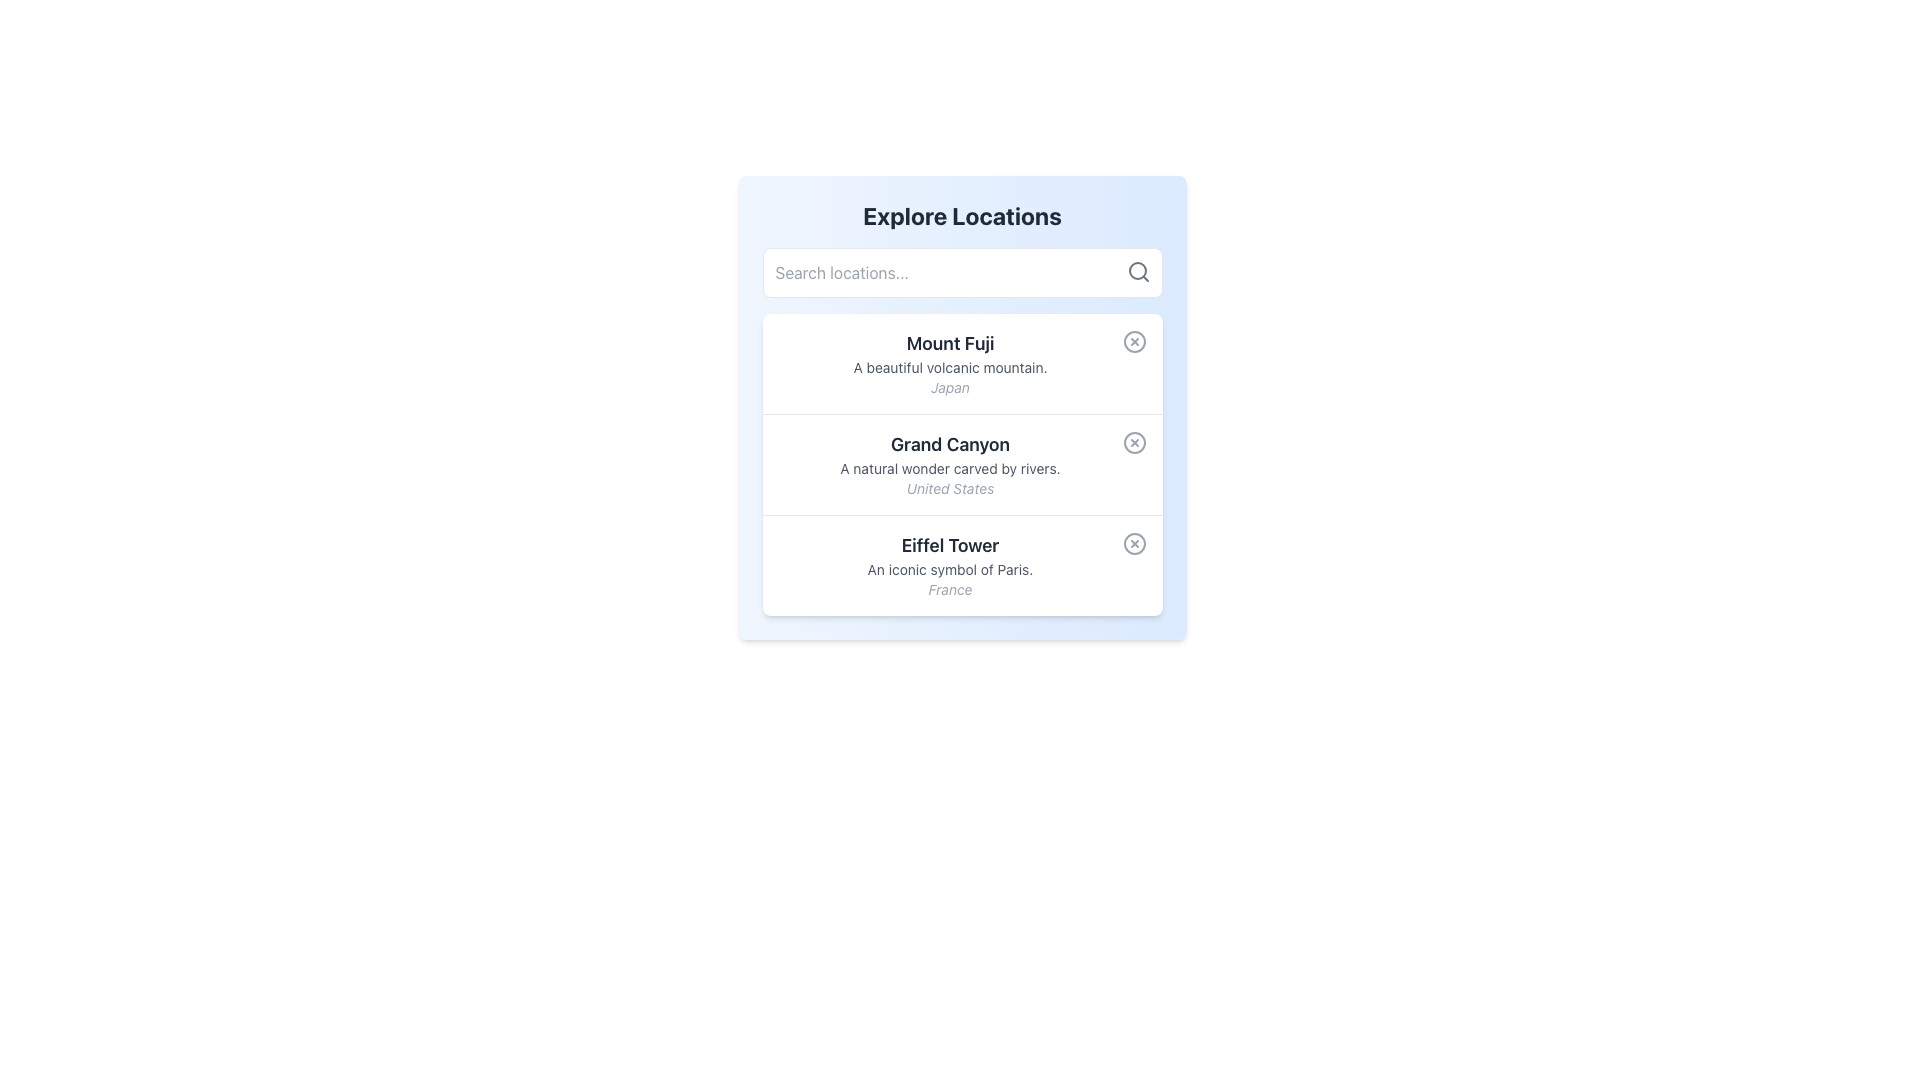 The height and width of the screenshot is (1080, 1920). What do you see at coordinates (1138, 272) in the screenshot?
I see `the search icon button represented by a magnifying glass, located at the right side of the search input field, to initiate the search action` at bounding box center [1138, 272].